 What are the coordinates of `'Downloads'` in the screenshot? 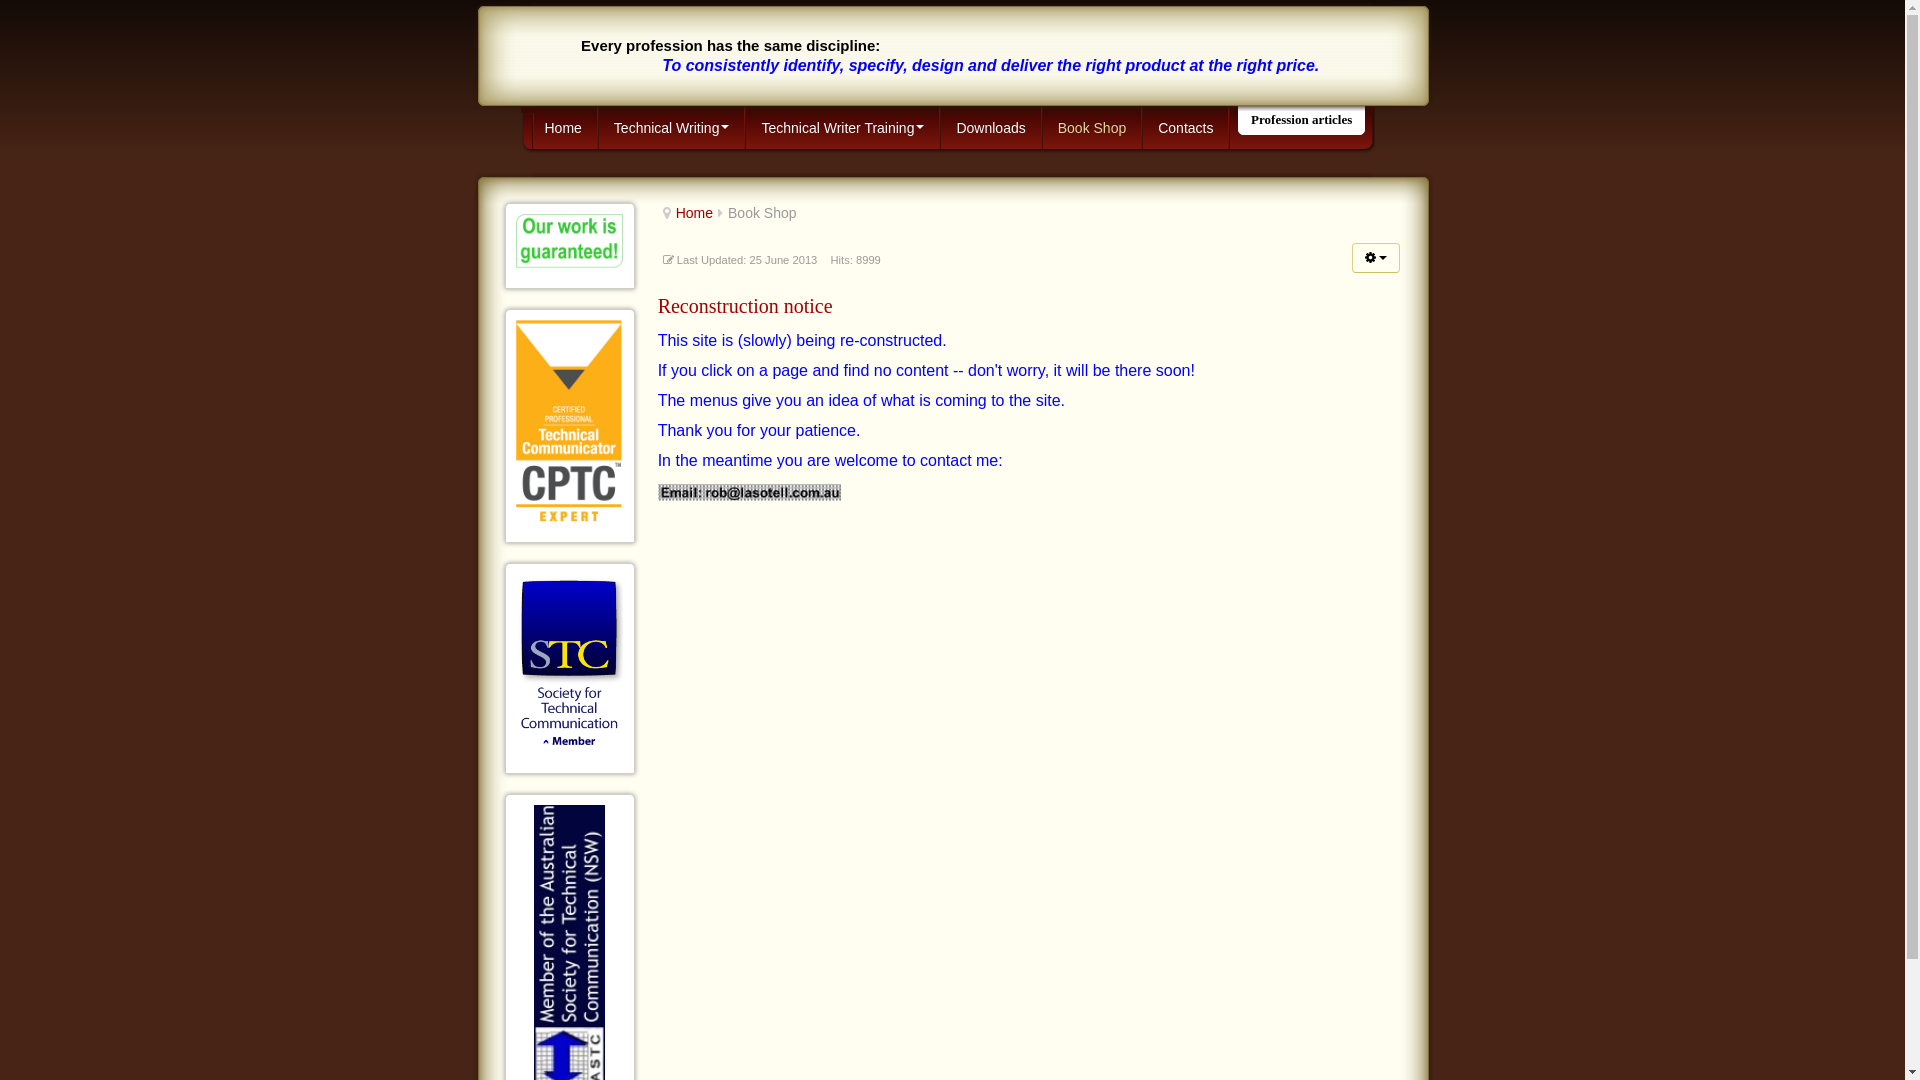 It's located at (990, 127).